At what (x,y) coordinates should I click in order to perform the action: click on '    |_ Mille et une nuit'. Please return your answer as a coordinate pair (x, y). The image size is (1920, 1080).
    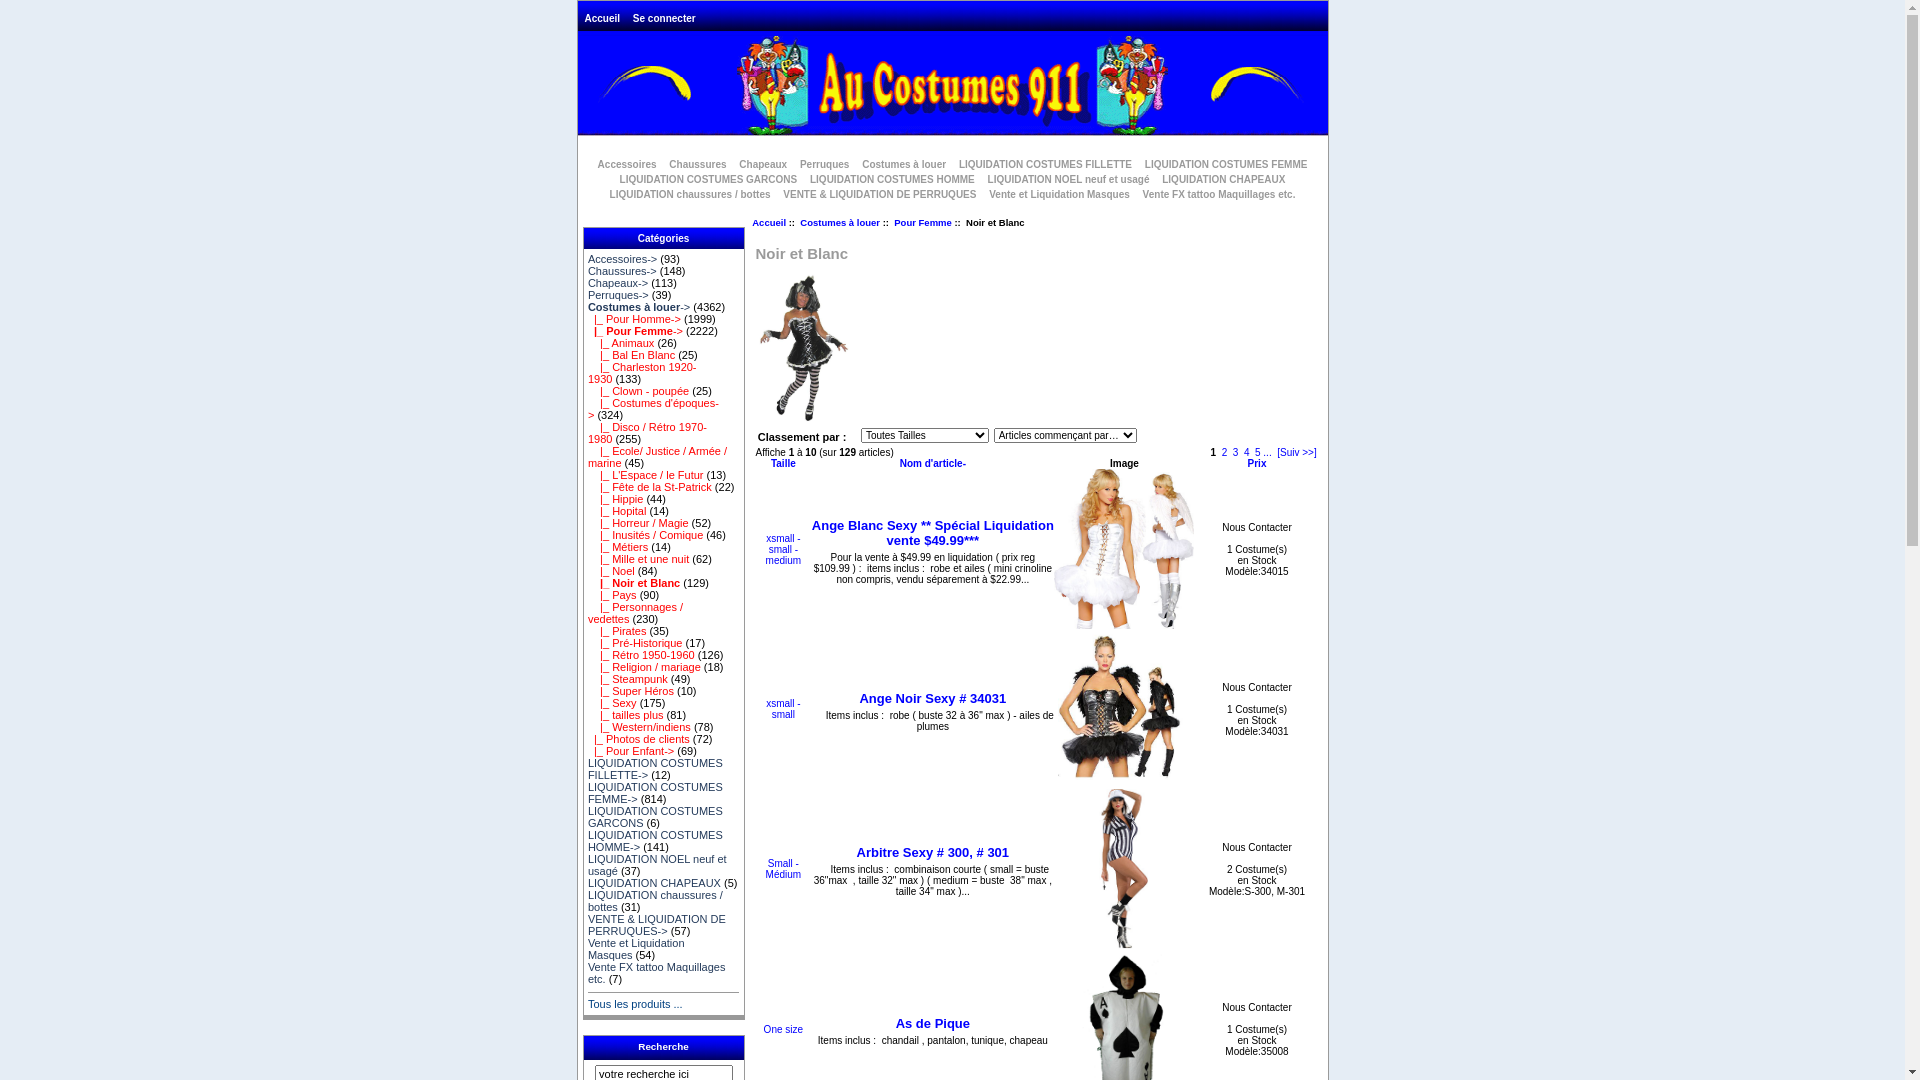
    Looking at the image, I should click on (637, 559).